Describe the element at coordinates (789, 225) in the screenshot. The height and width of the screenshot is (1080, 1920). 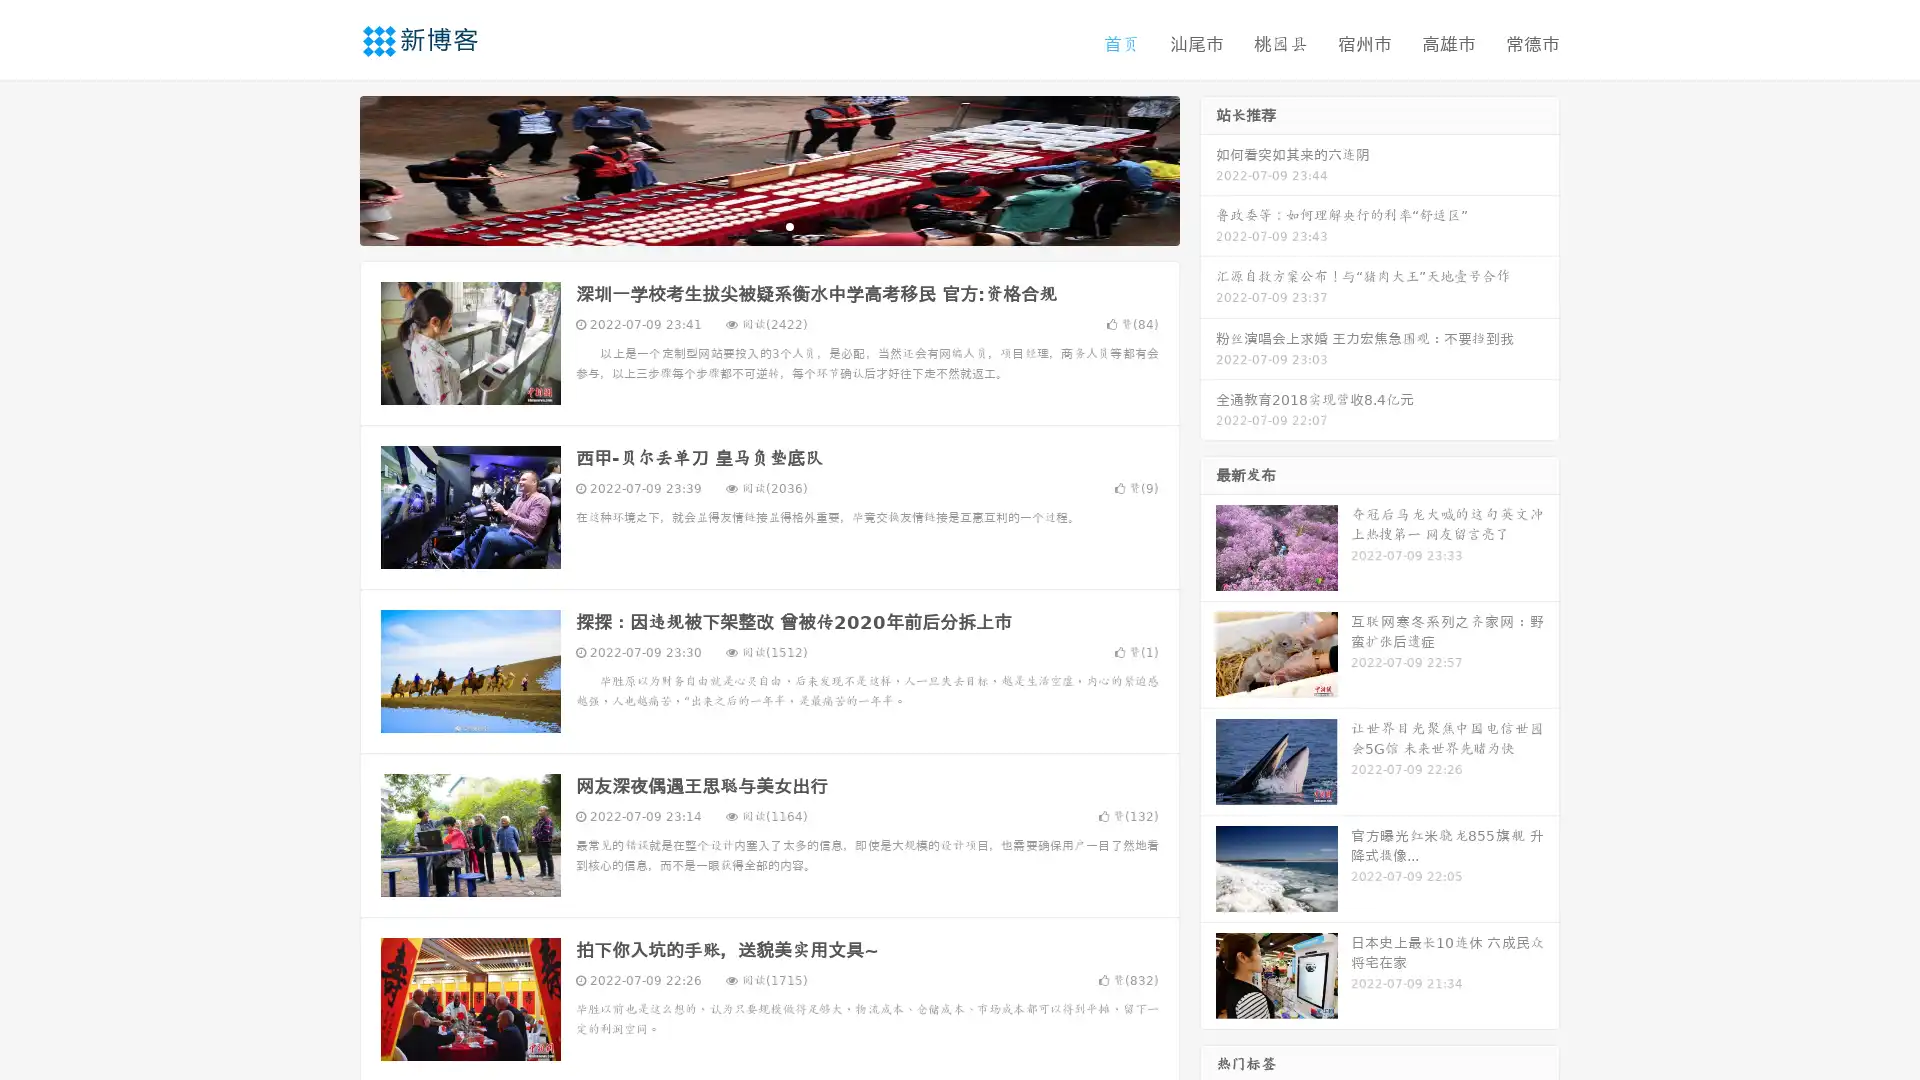
I see `Go to slide 3` at that location.